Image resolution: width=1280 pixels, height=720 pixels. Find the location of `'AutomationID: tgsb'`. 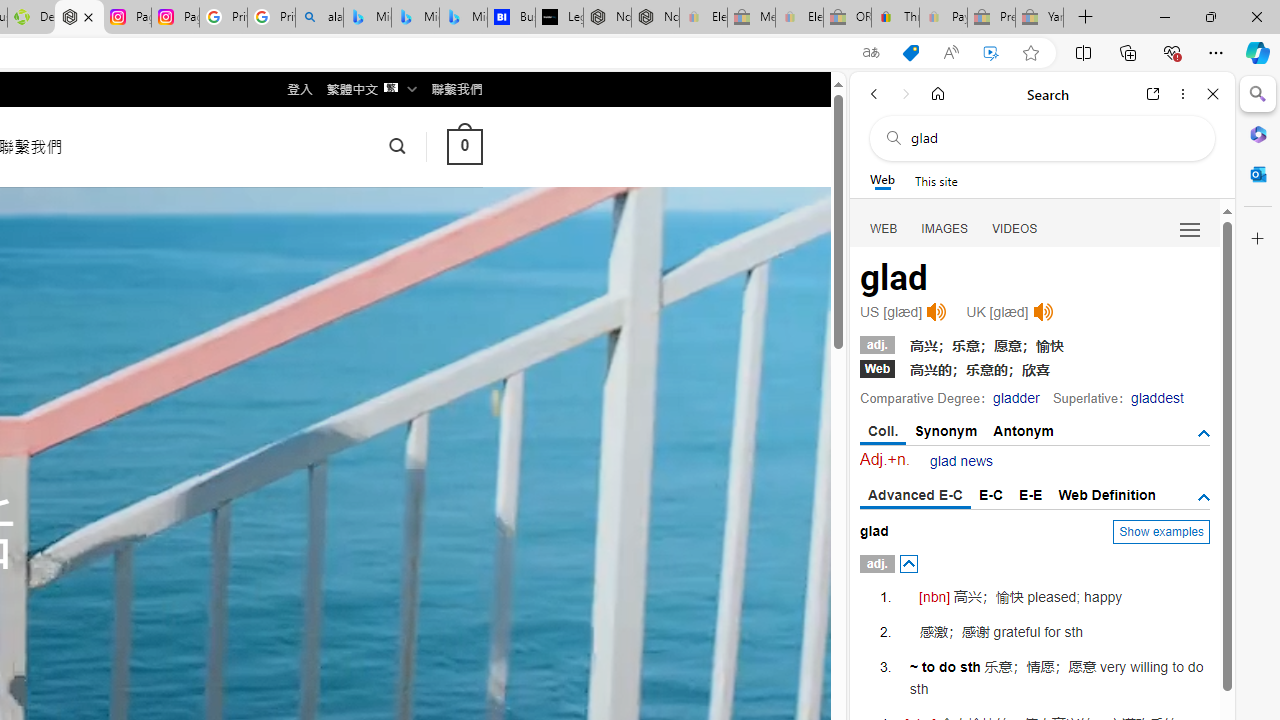

'AutomationID: tgsb' is located at coordinates (1202, 432).